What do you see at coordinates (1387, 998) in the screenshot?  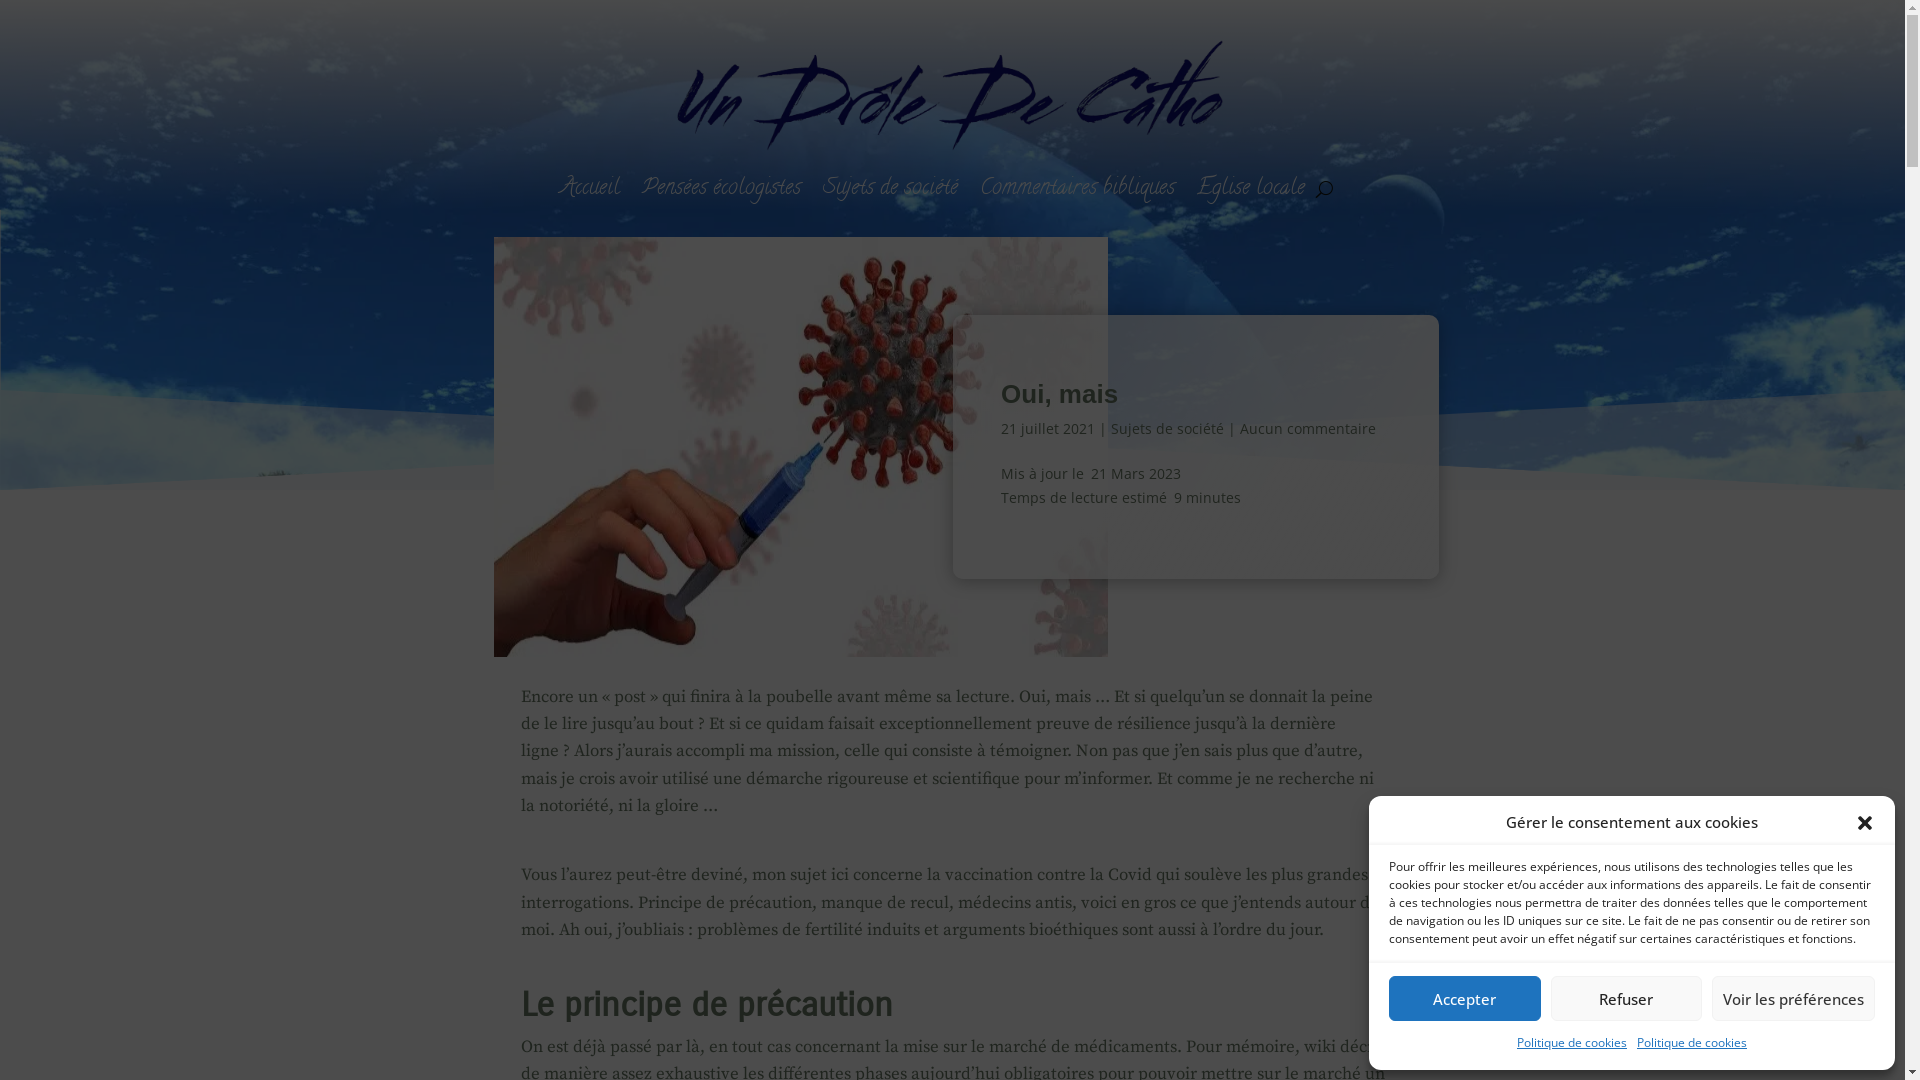 I see `'Accepter'` at bounding box center [1387, 998].